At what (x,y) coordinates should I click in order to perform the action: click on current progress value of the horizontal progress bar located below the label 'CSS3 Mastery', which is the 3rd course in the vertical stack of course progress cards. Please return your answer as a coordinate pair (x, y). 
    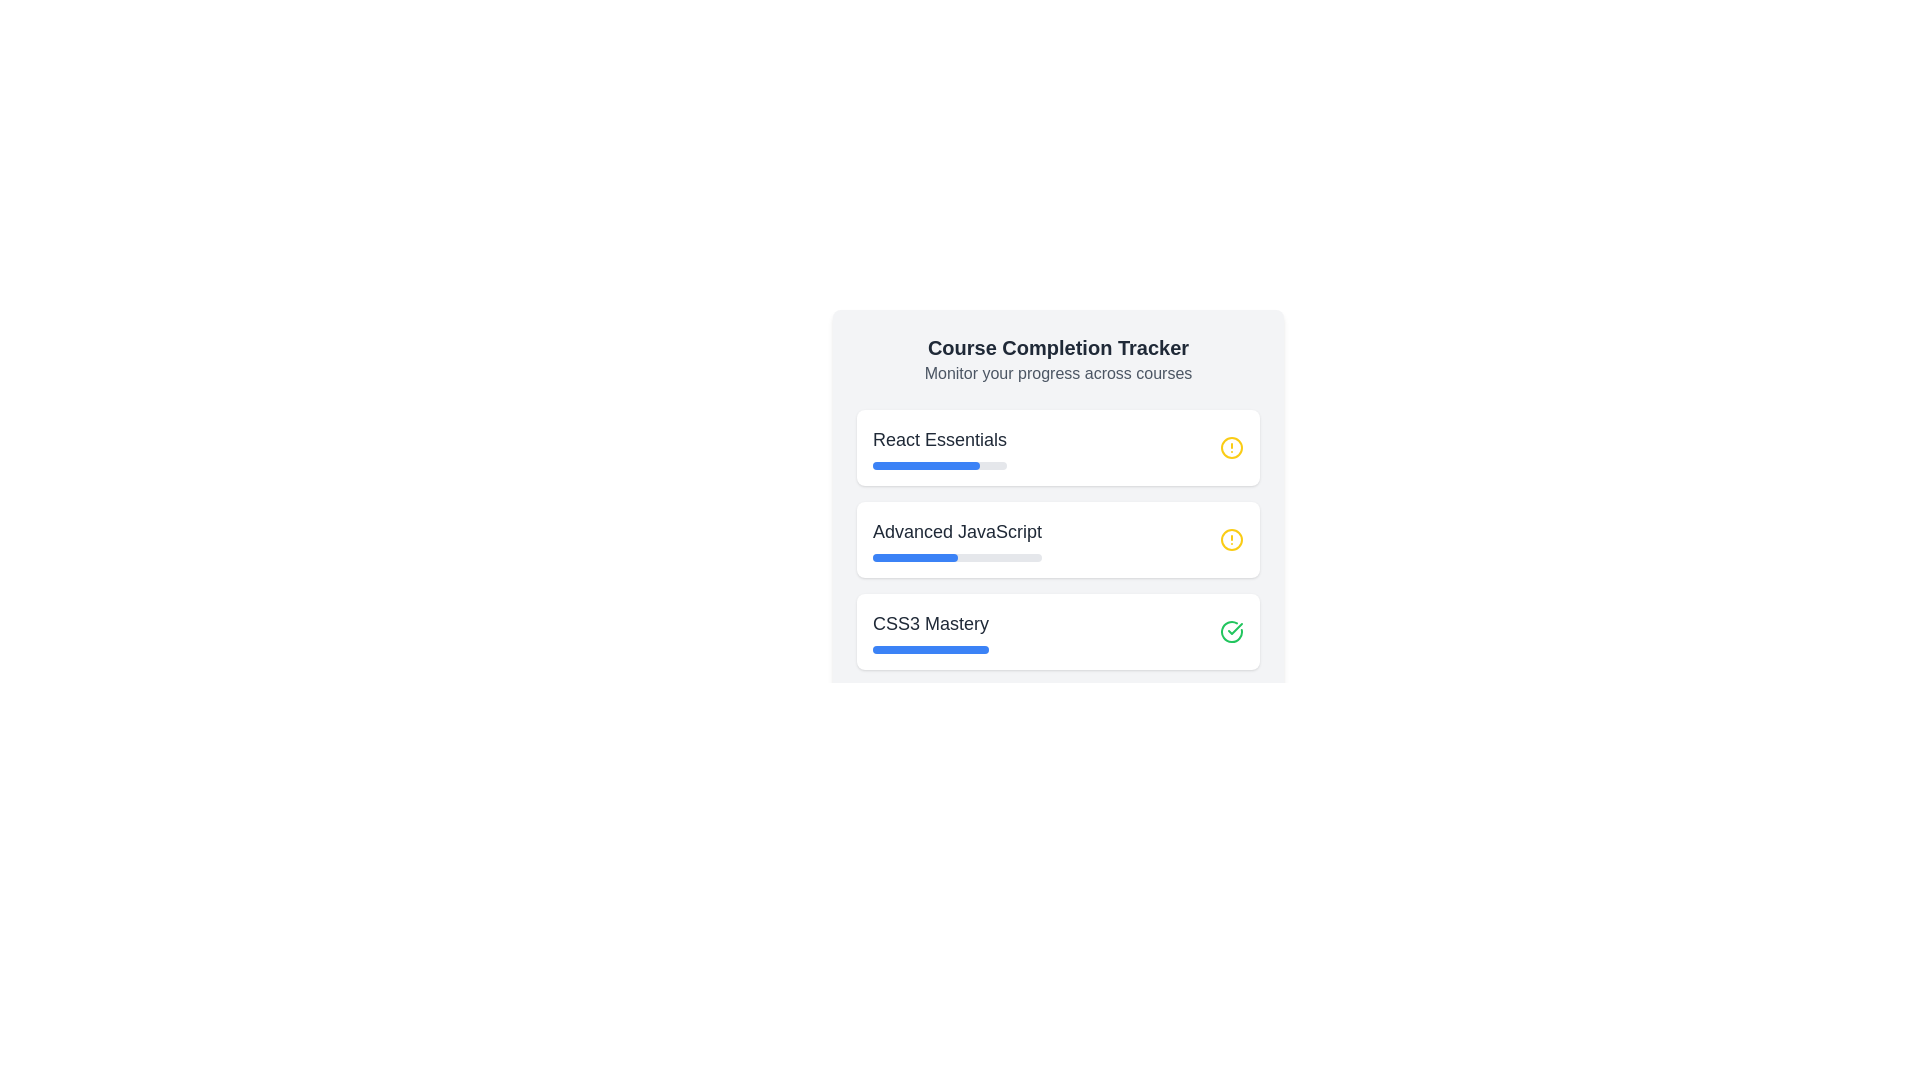
    Looking at the image, I should click on (930, 650).